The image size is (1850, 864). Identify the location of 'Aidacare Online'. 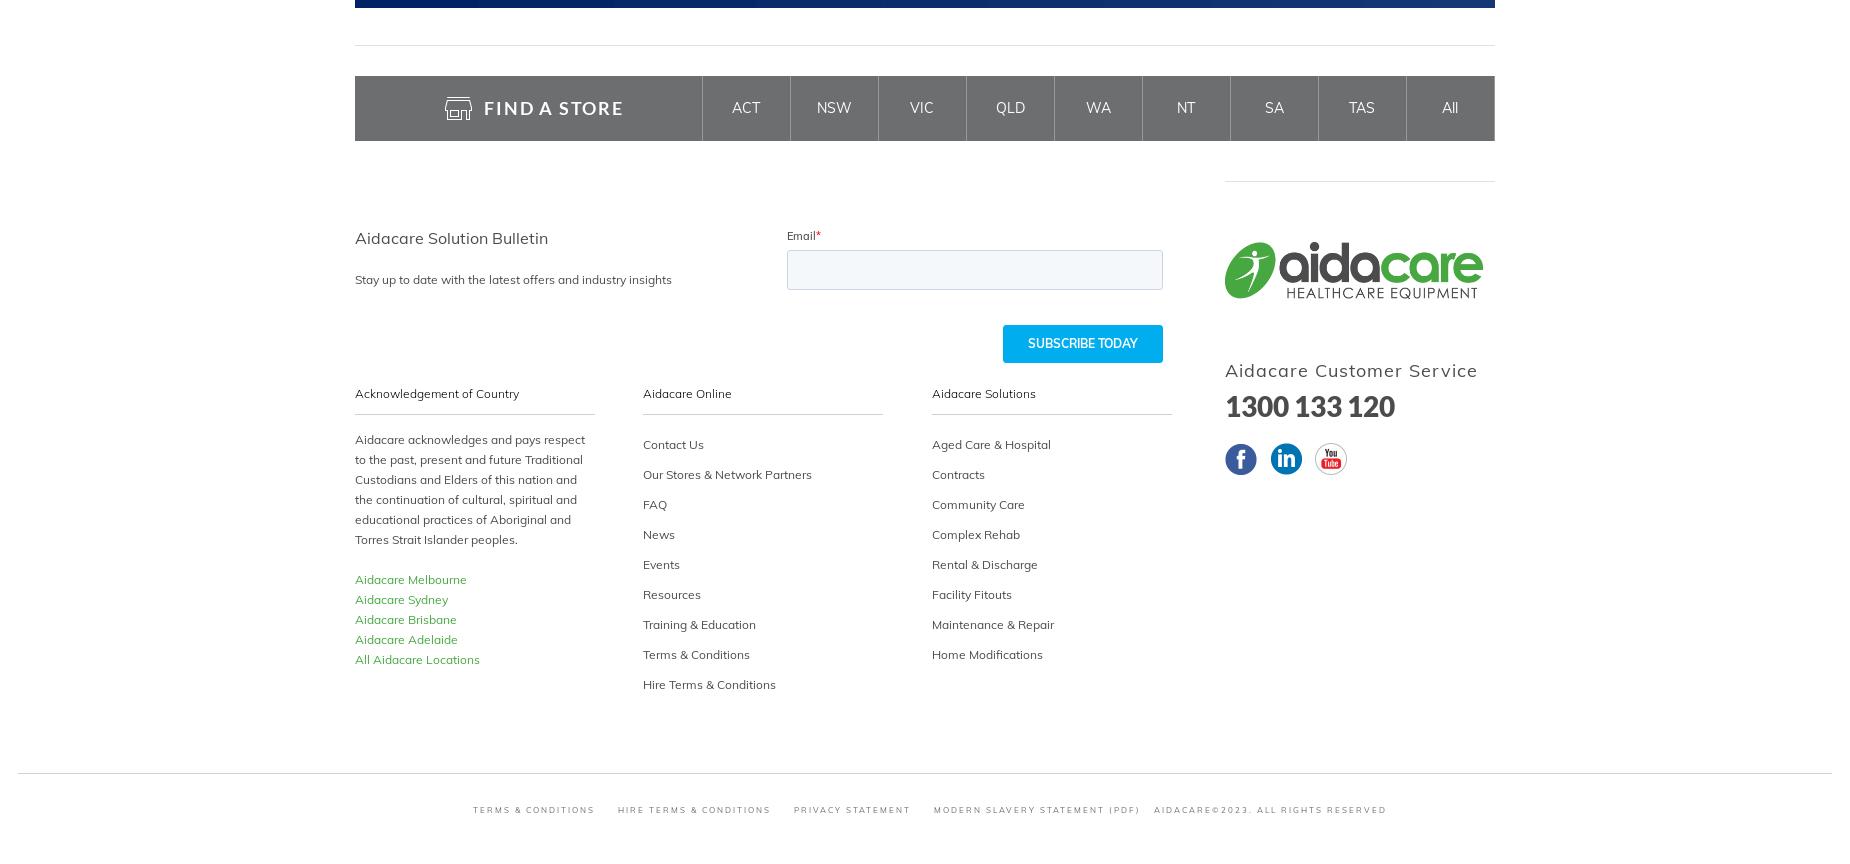
(687, 392).